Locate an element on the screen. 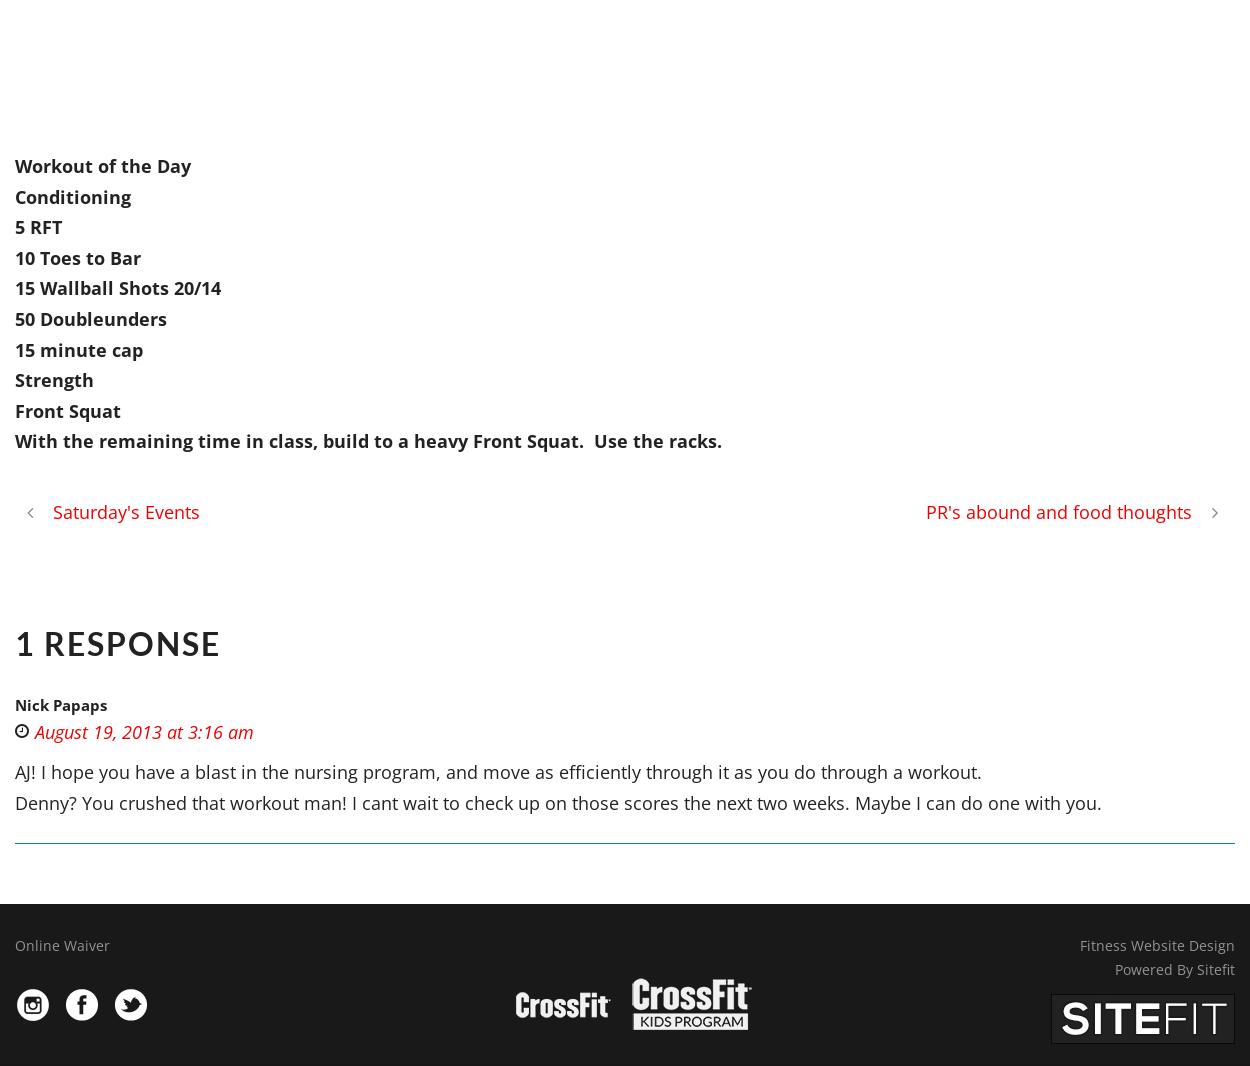  'Front Squat' is located at coordinates (67, 409).